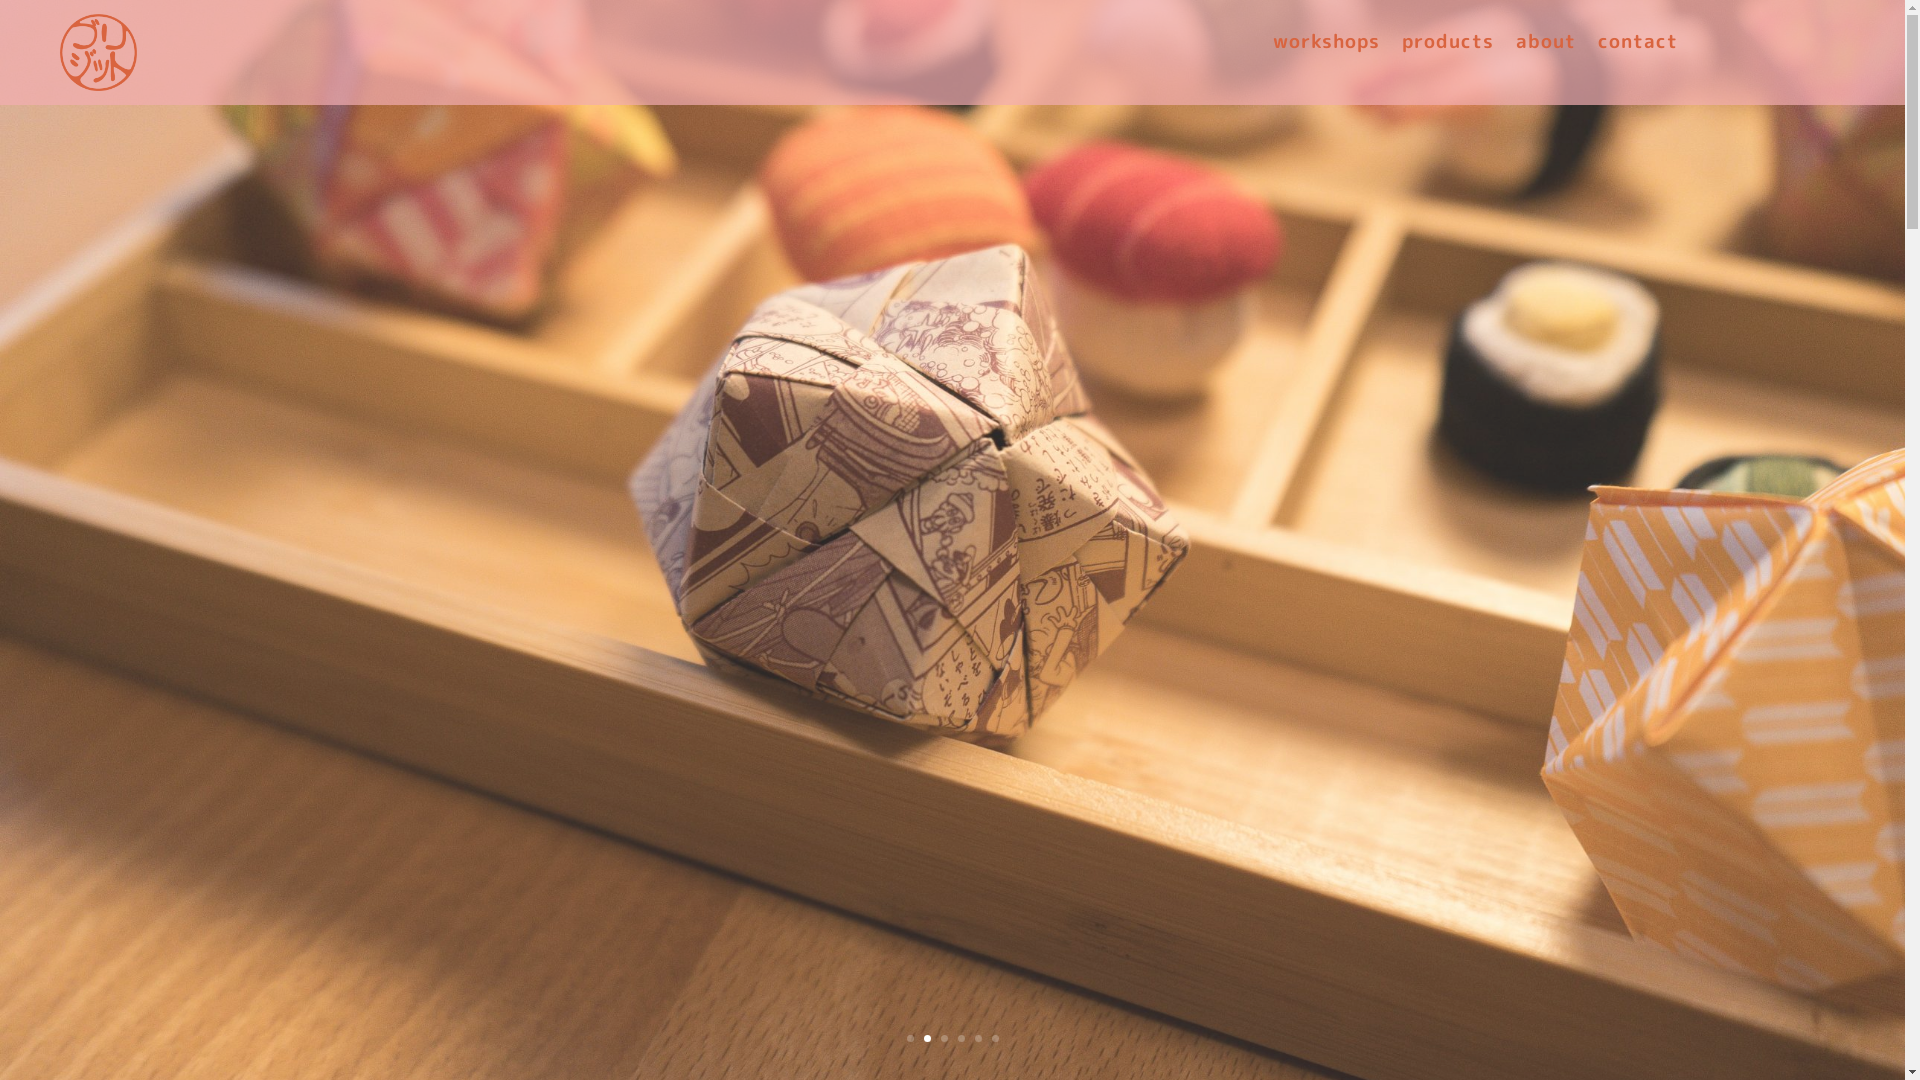  I want to click on '5', so click(974, 1037).